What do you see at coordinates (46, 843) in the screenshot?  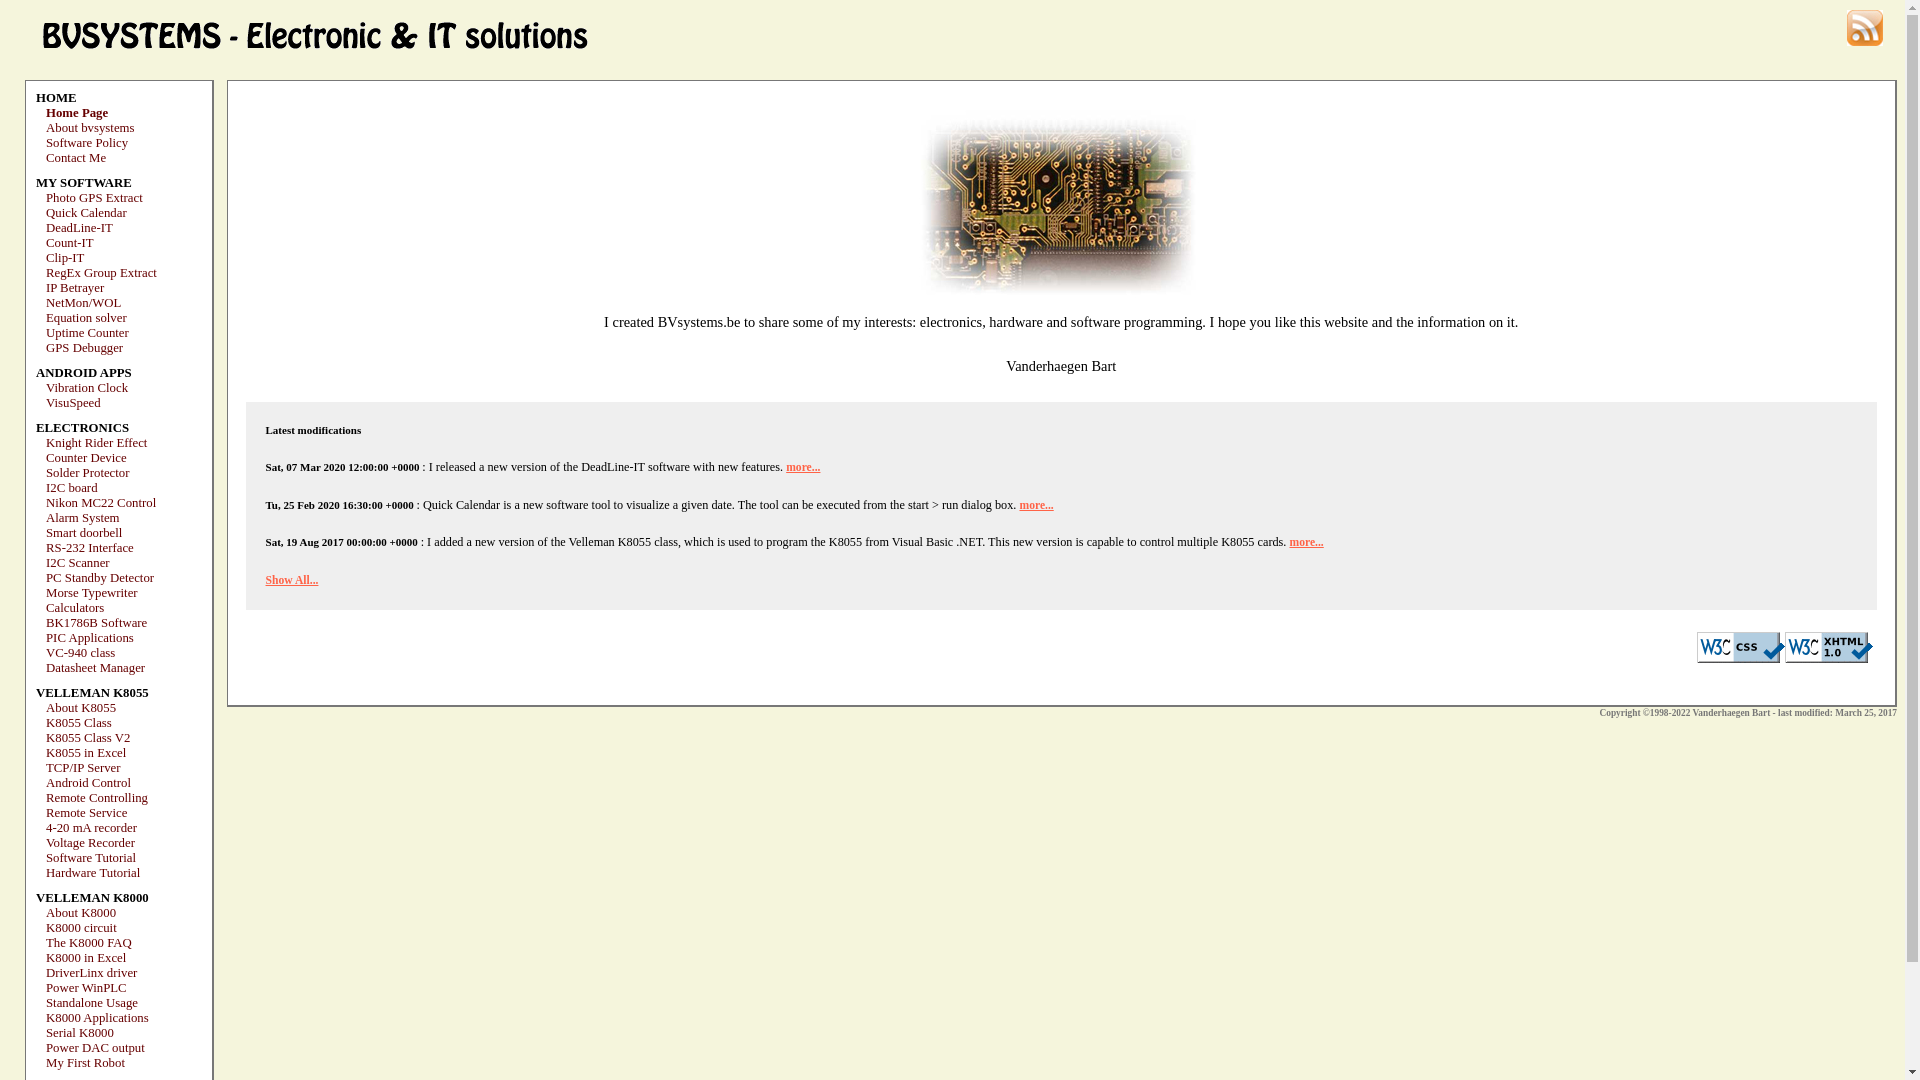 I see `'Voltage Recorder'` at bounding box center [46, 843].